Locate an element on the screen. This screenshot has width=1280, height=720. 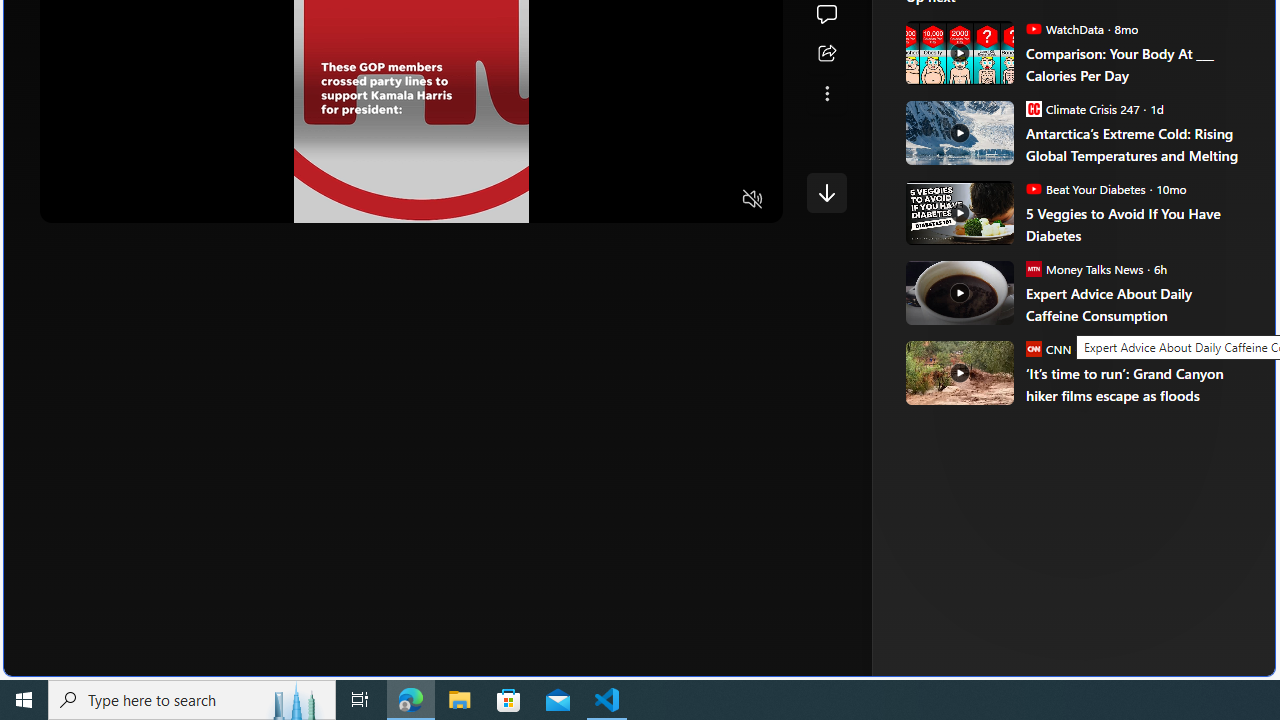
'Seek Back' is located at coordinates (109, 200).